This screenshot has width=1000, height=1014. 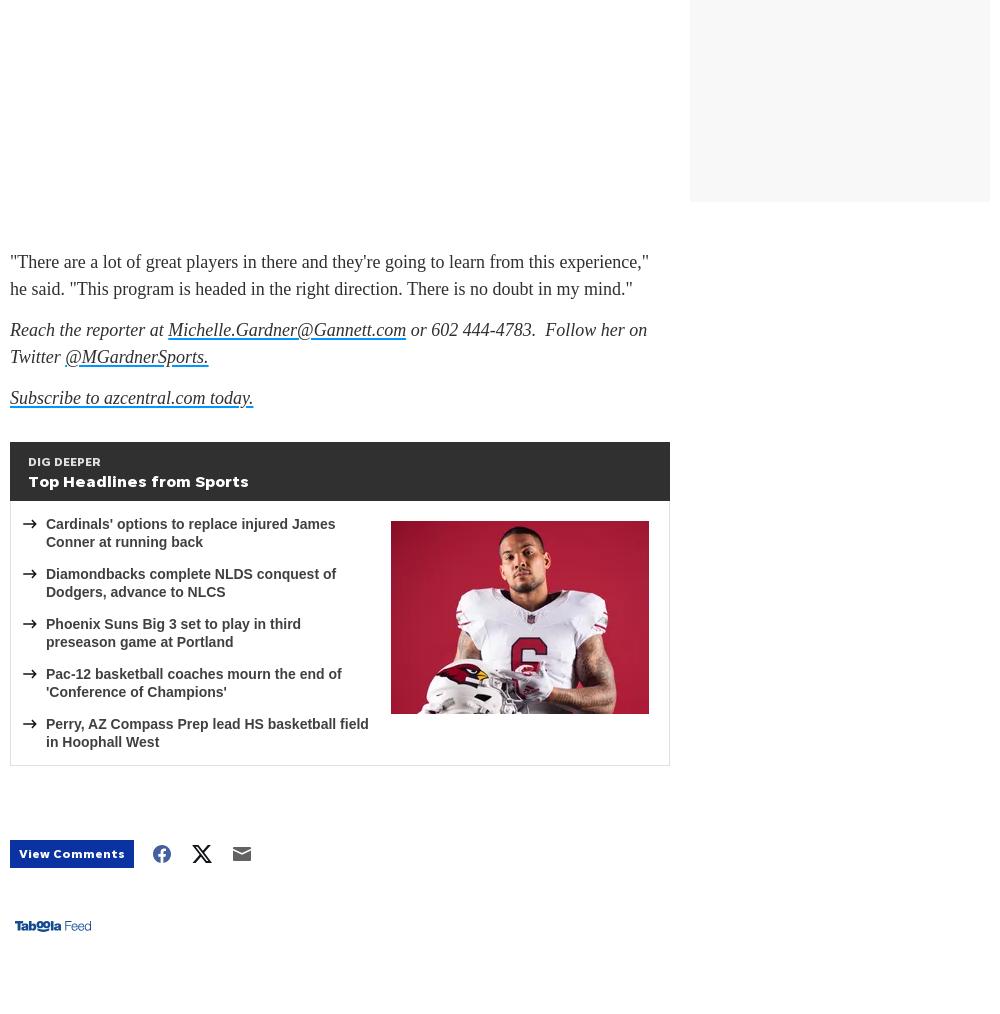 What do you see at coordinates (328, 275) in the screenshot?
I see `'"There are a lot of great players in there and they're going to learn from this experience," he said. "This program is headed in the right direction. There is no doubt in my mind."'` at bounding box center [328, 275].